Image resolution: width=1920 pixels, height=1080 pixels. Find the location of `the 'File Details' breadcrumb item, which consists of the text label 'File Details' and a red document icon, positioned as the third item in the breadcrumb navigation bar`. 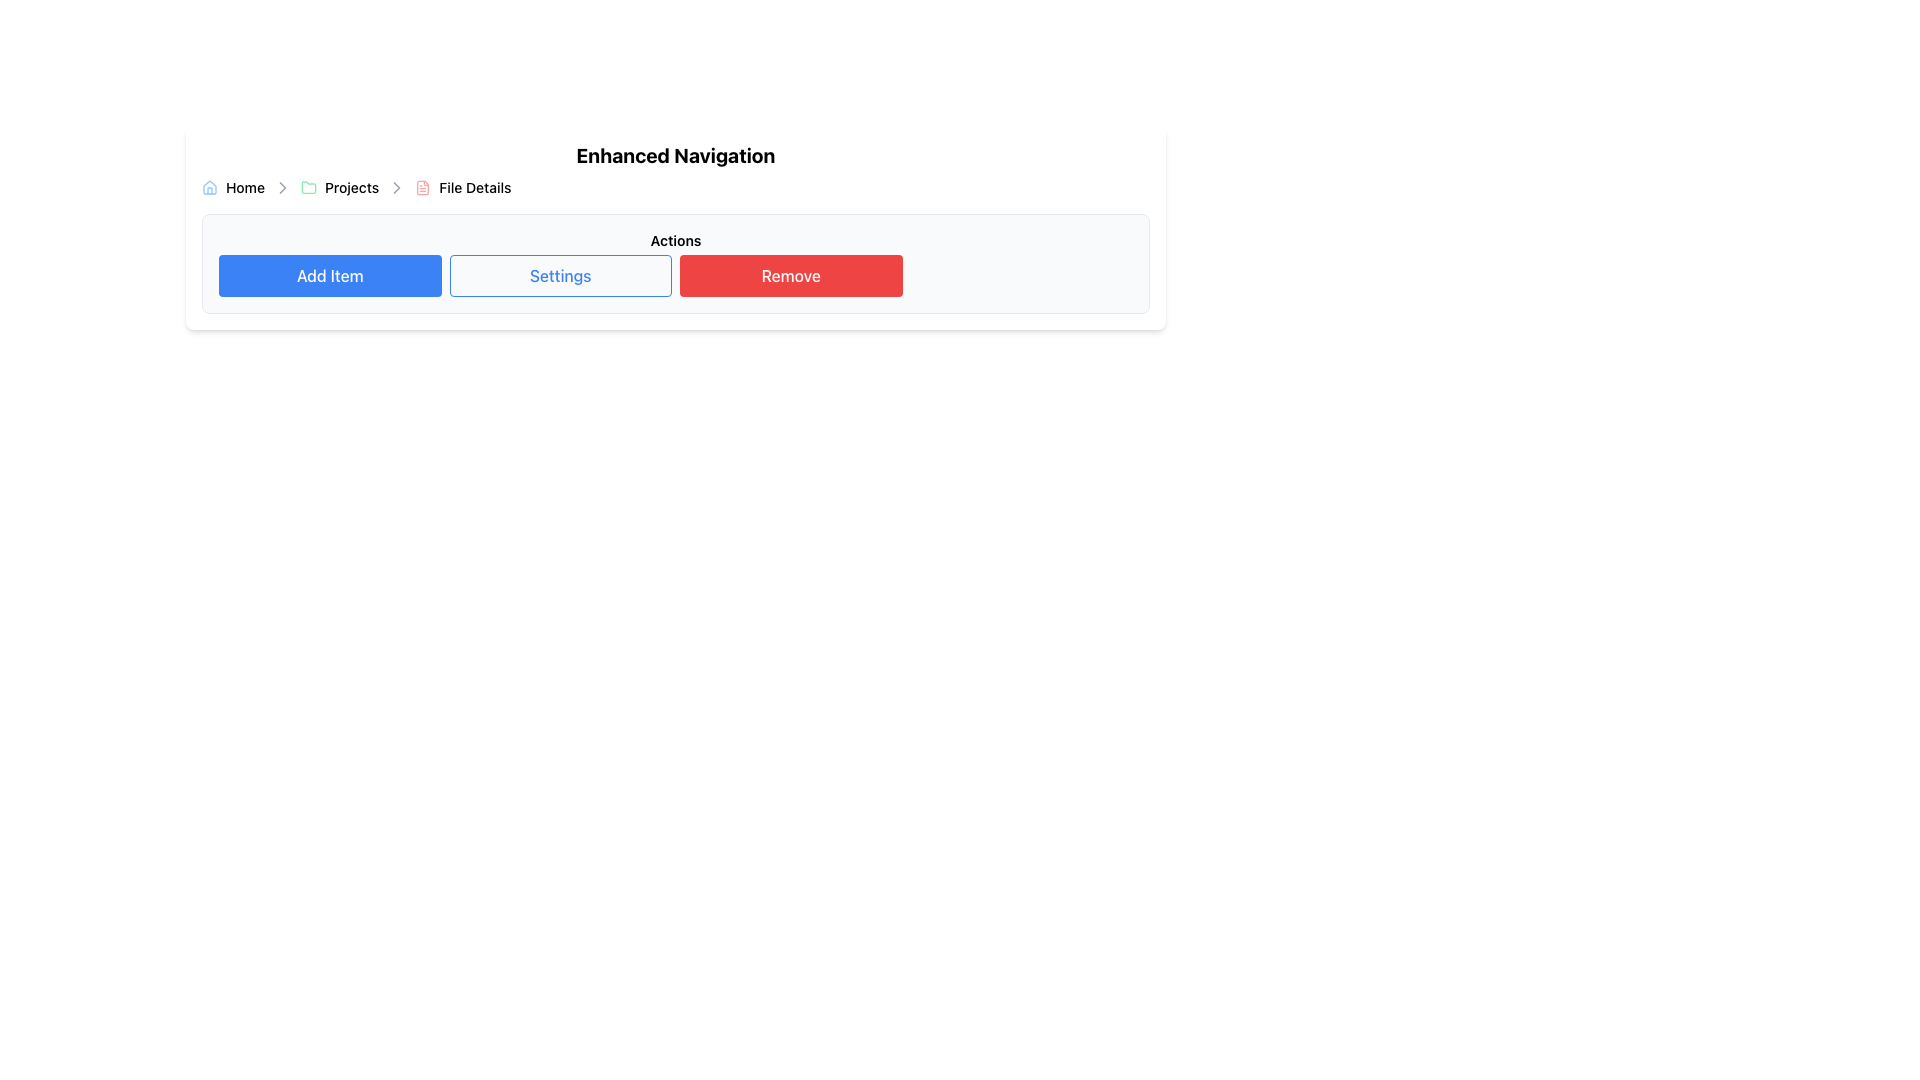

the 'File Details' breadcrumb item, which consists of the text label 'File Details' and a red document icon, positioned as the third item in the breadcrumb navigation bar is located at coordinates (462, 188).